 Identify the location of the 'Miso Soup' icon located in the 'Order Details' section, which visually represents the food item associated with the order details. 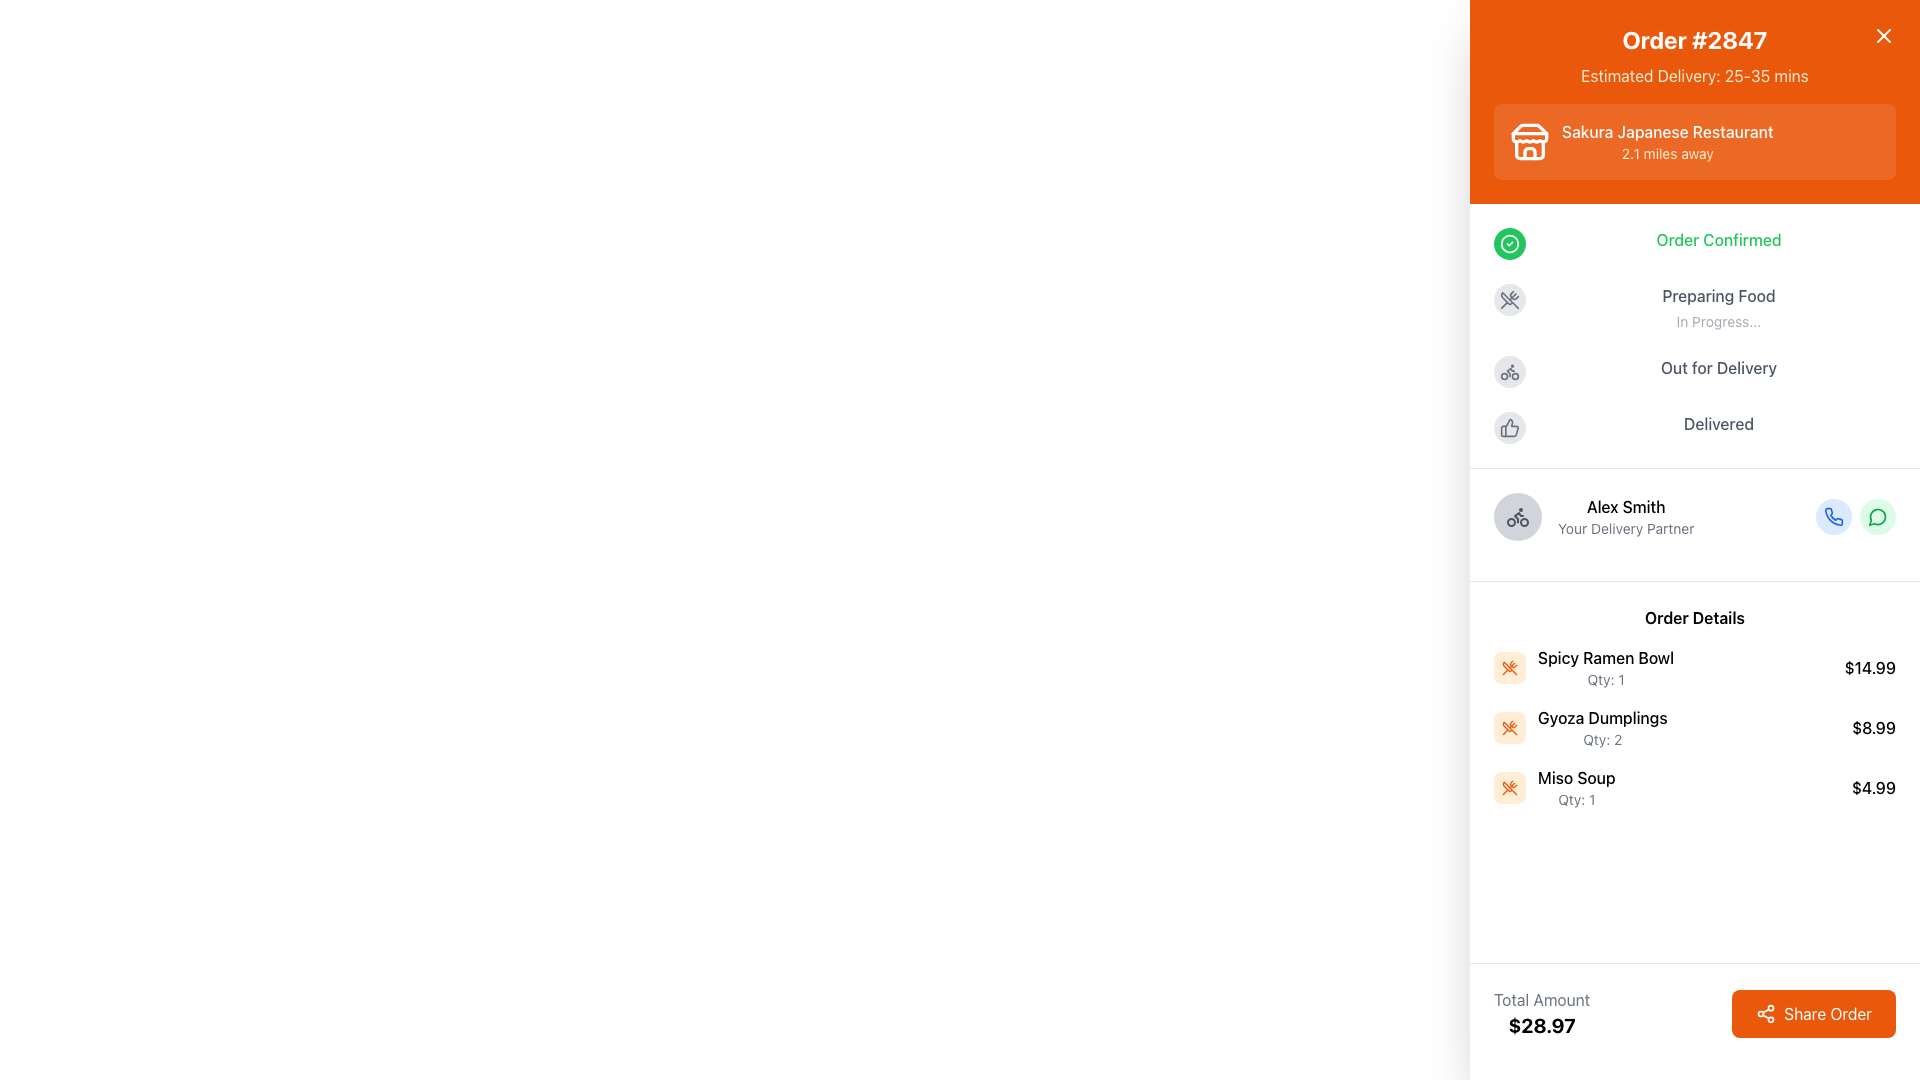
(1510, 786).